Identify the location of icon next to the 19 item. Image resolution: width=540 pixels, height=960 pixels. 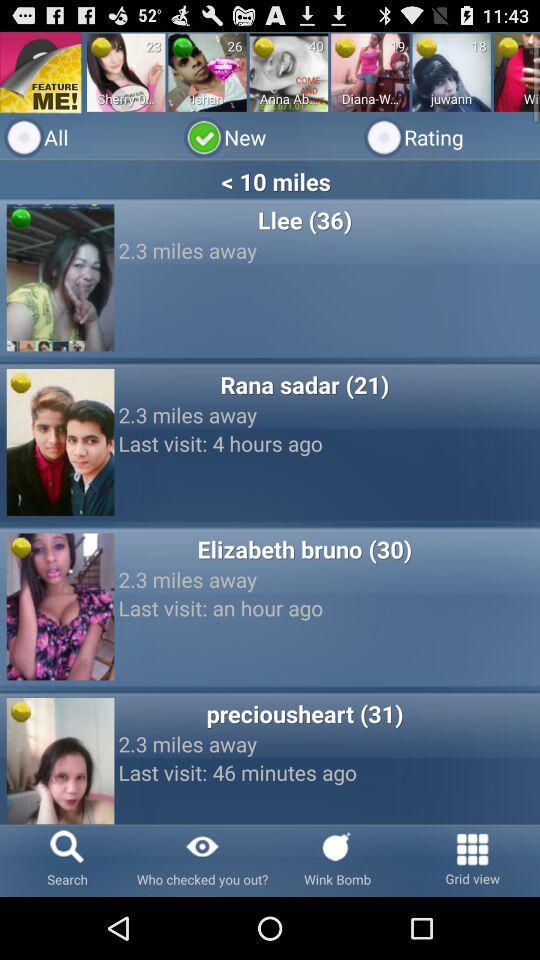
(344, 46).